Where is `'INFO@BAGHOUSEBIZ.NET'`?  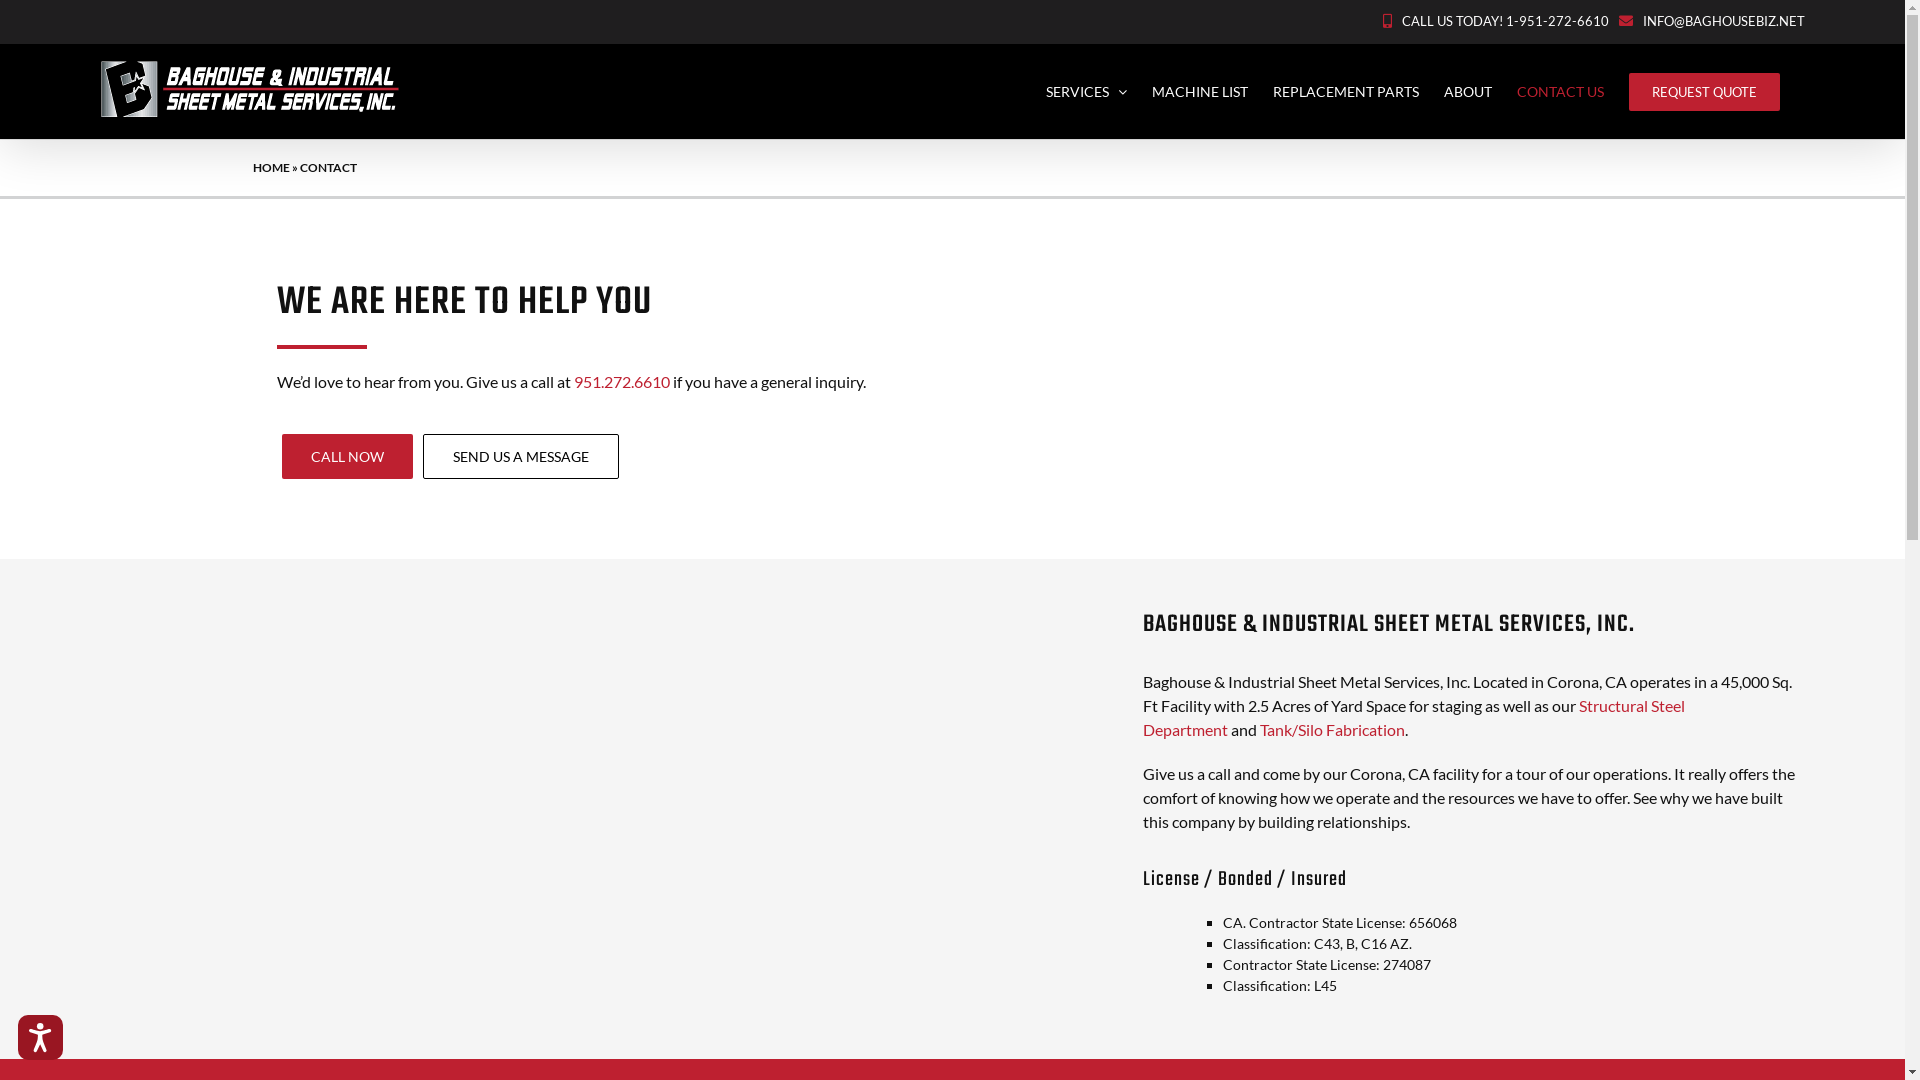 'INFO@BAGHOUSEBIZ.NET' is located at coordinates (1722, 20).